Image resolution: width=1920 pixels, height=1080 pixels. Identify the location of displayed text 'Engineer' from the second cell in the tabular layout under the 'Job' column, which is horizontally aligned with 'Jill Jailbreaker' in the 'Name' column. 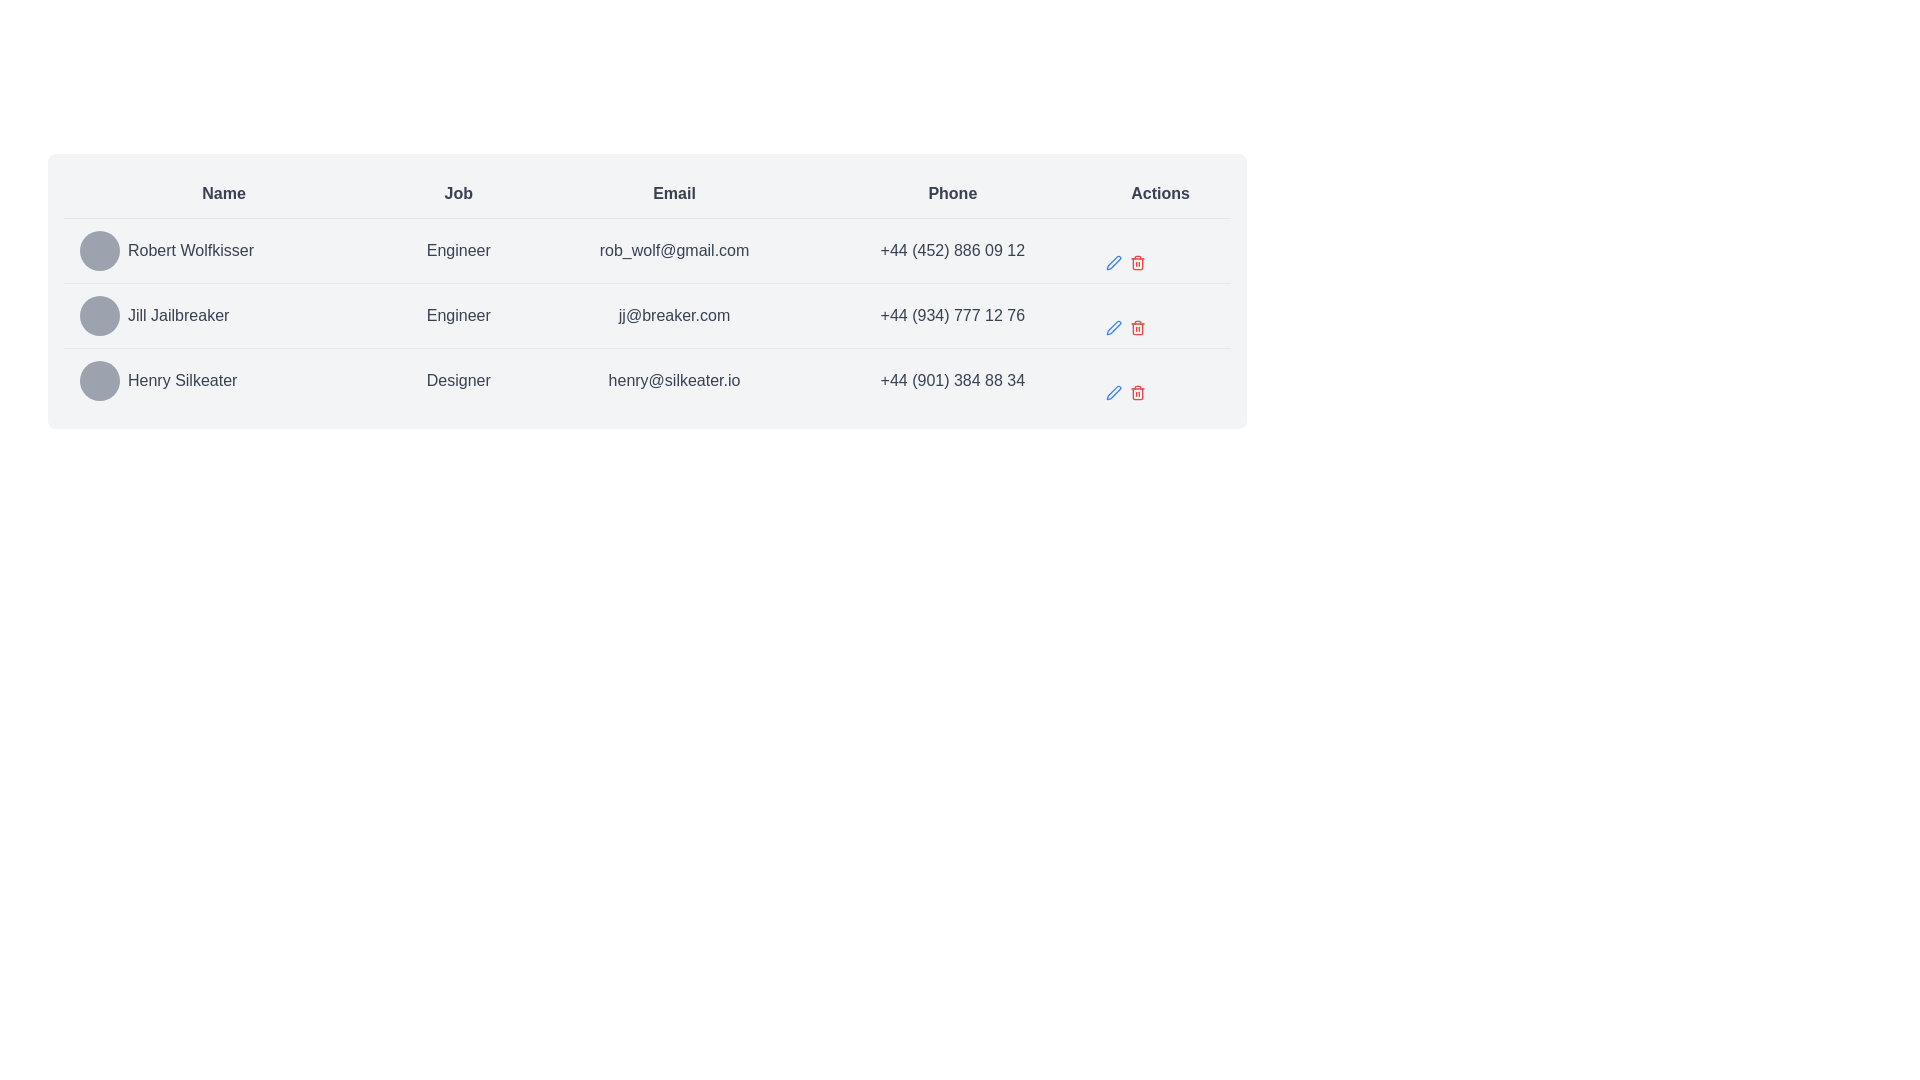
(457, 315).